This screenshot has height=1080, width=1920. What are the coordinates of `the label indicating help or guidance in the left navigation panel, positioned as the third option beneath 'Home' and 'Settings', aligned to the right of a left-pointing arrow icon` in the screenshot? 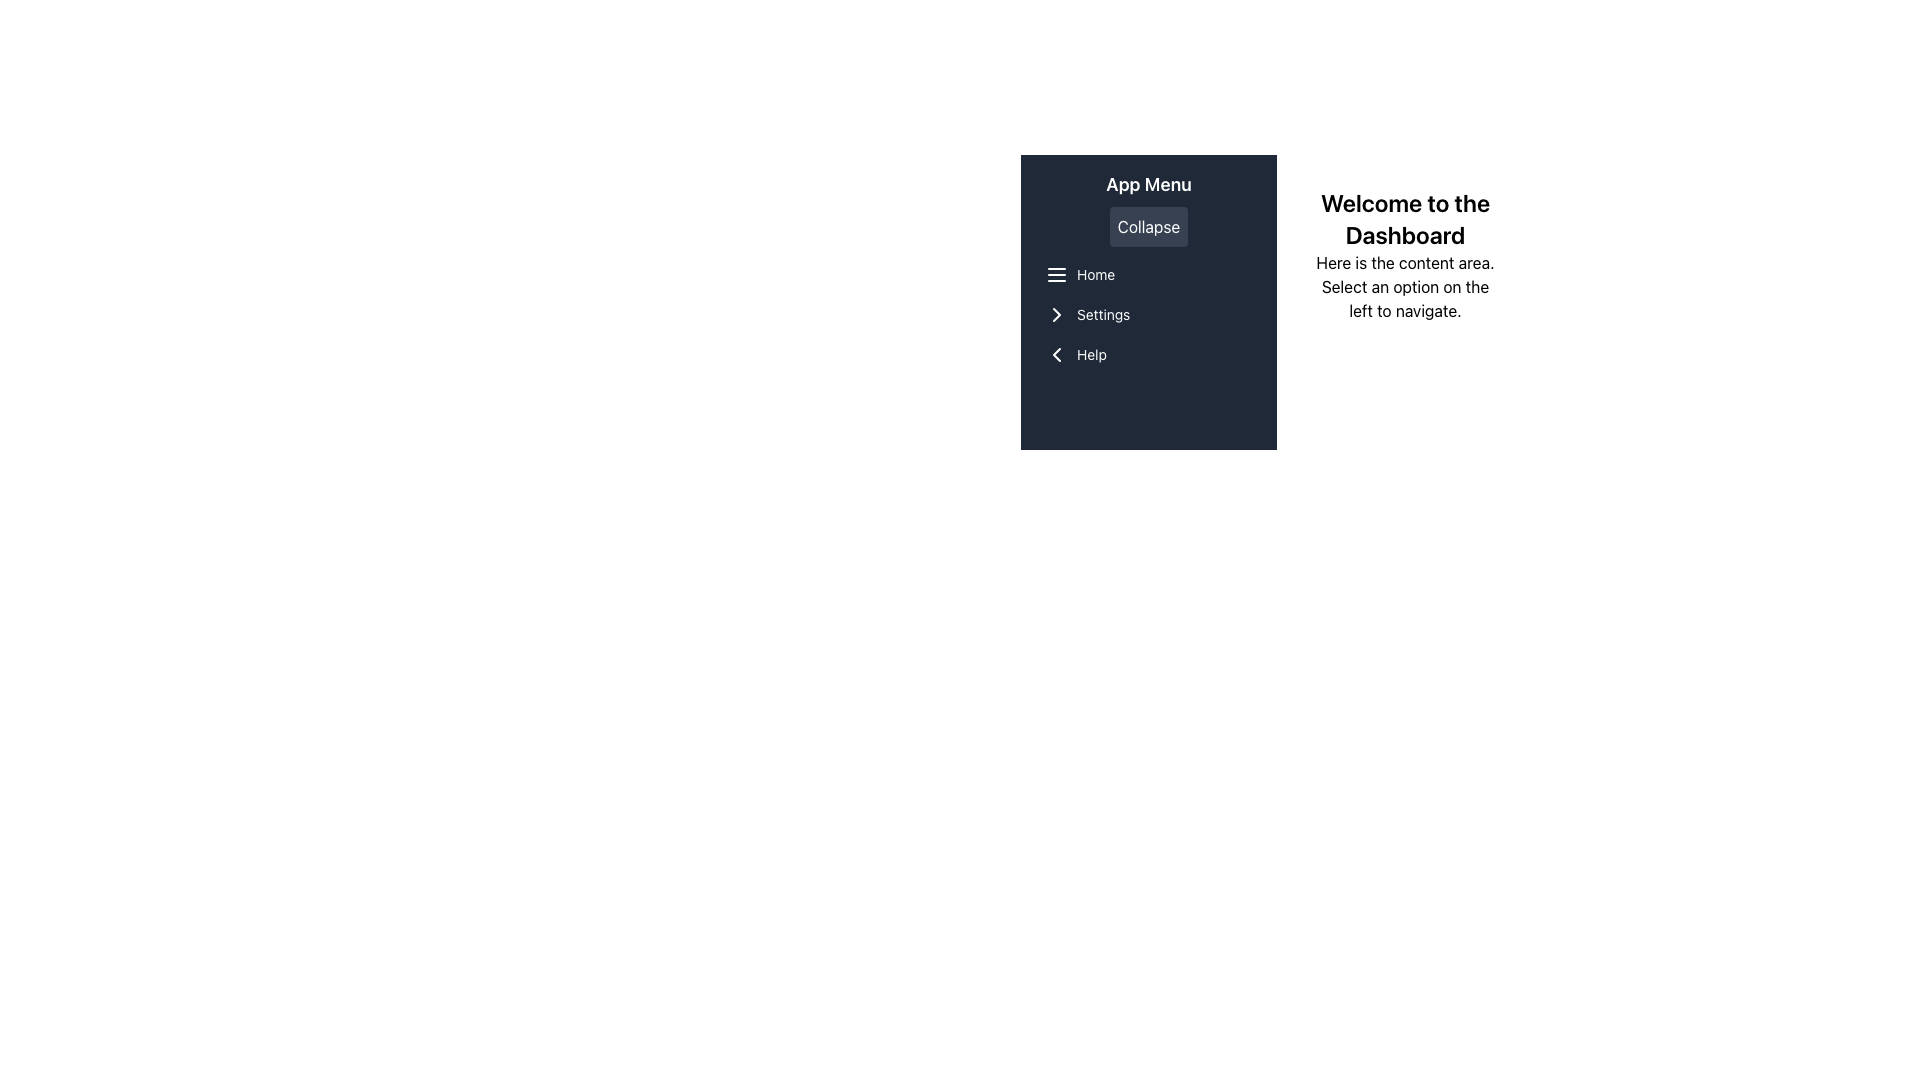 It's located at (1090, 353).